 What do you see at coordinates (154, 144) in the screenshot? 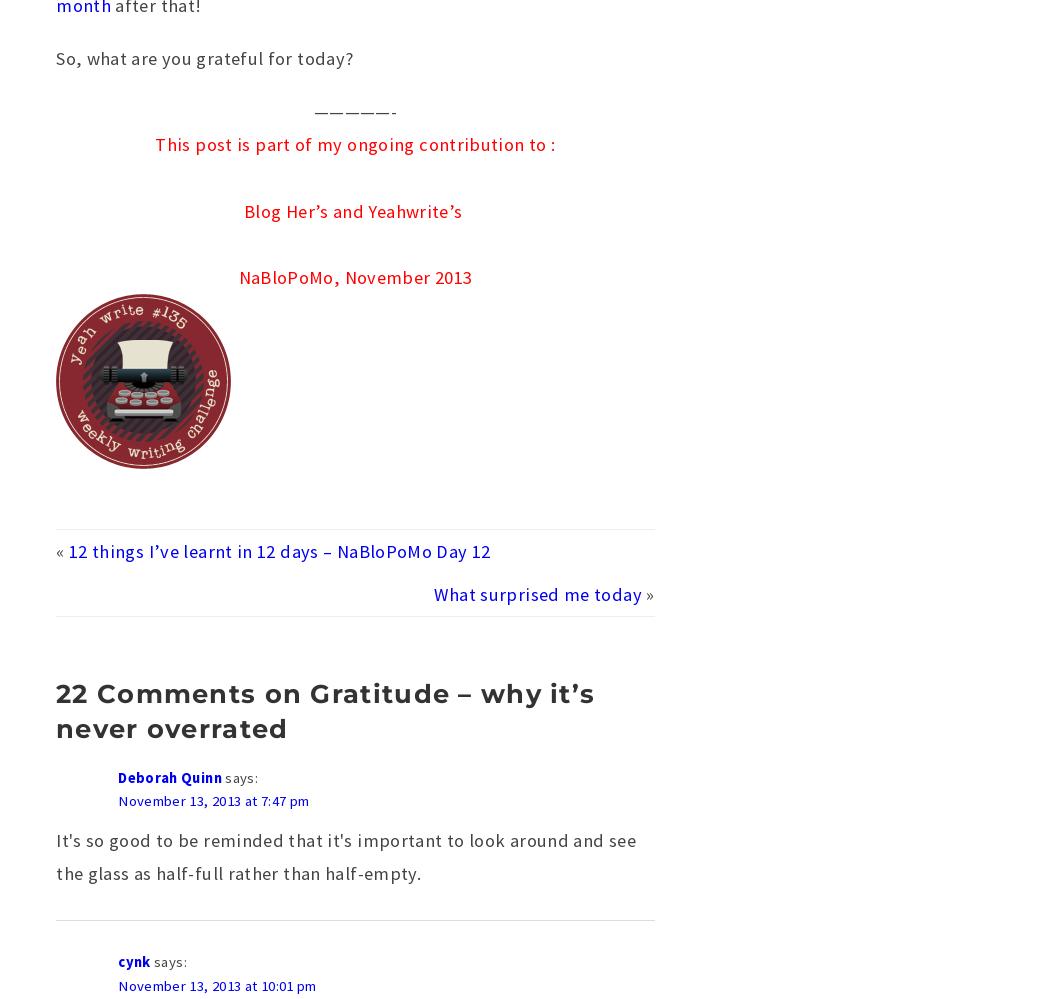
I see `'This post is part of my ongoing contribution to :'` at bounding box center [154, 144].